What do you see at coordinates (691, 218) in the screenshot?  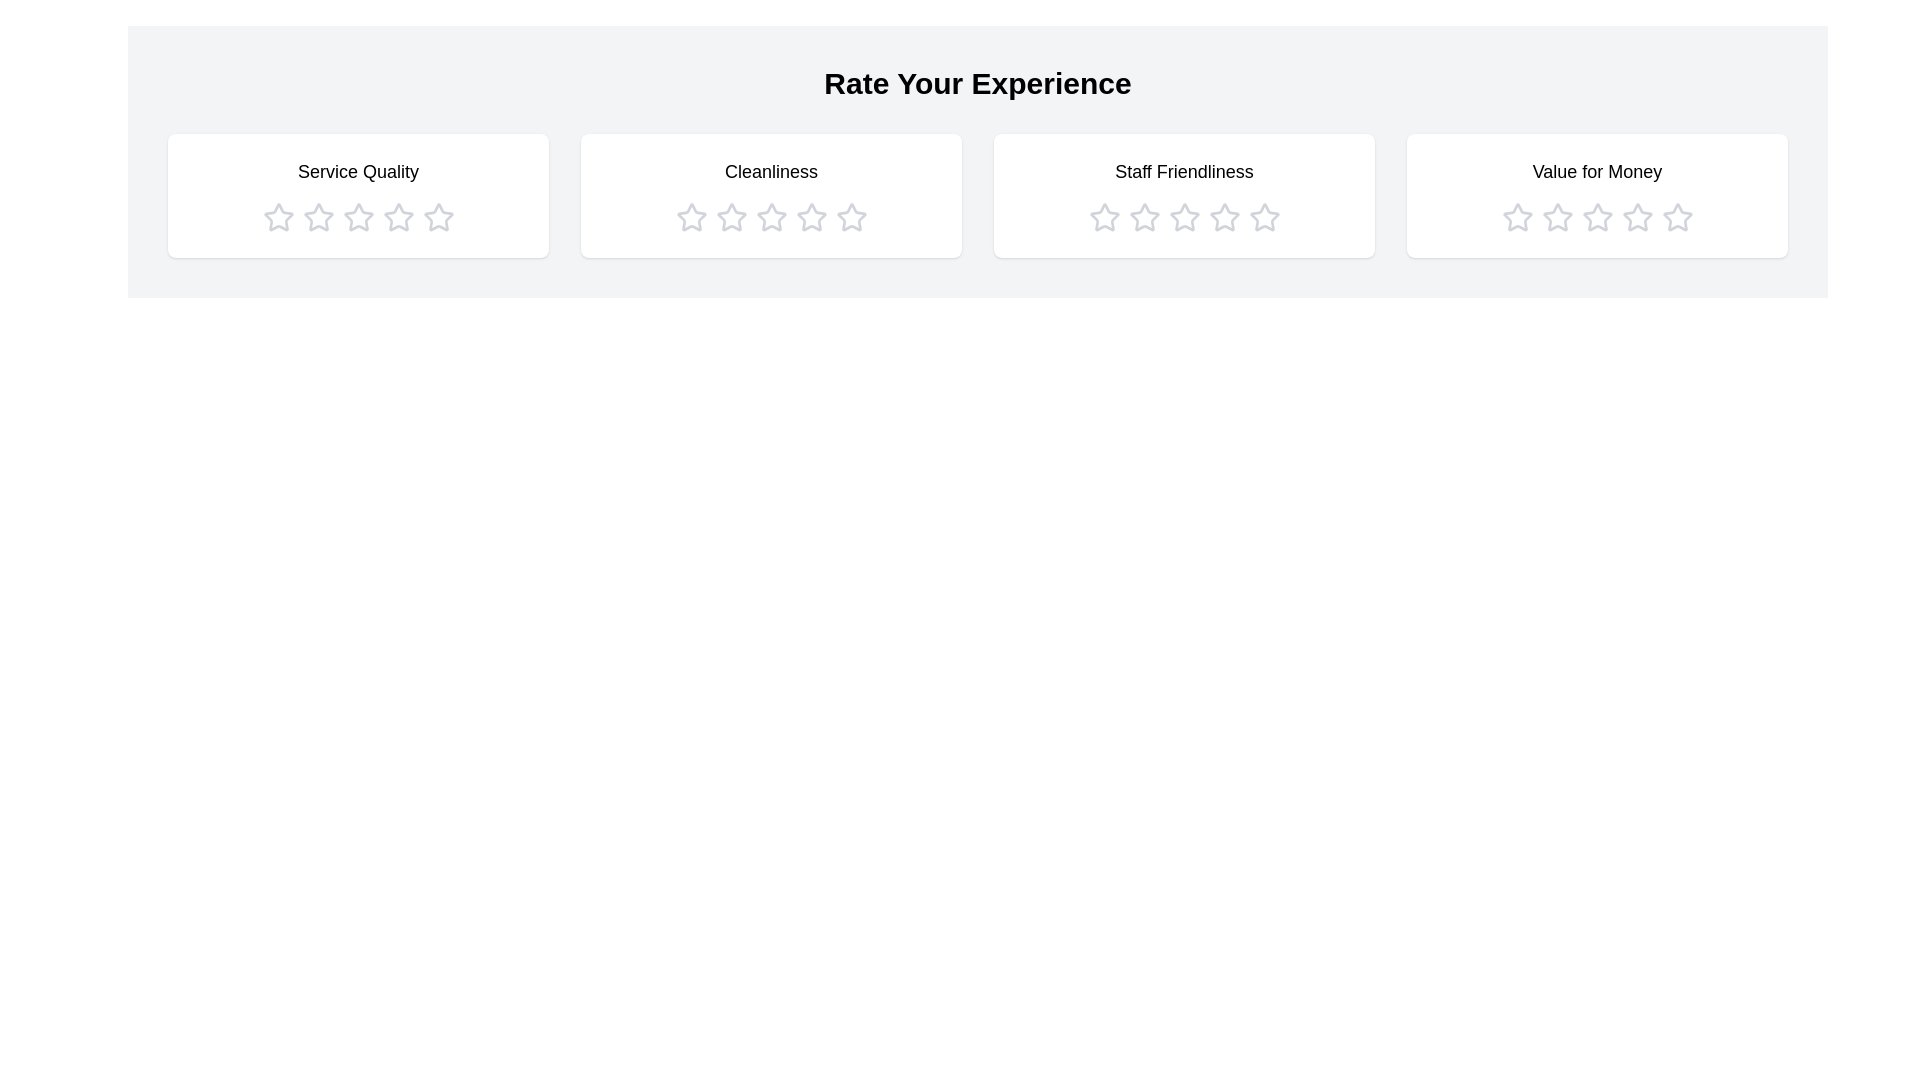 I see `the star icon corresponding to 1 stars in the category Cleanliness` at bounding box center [691, 218].